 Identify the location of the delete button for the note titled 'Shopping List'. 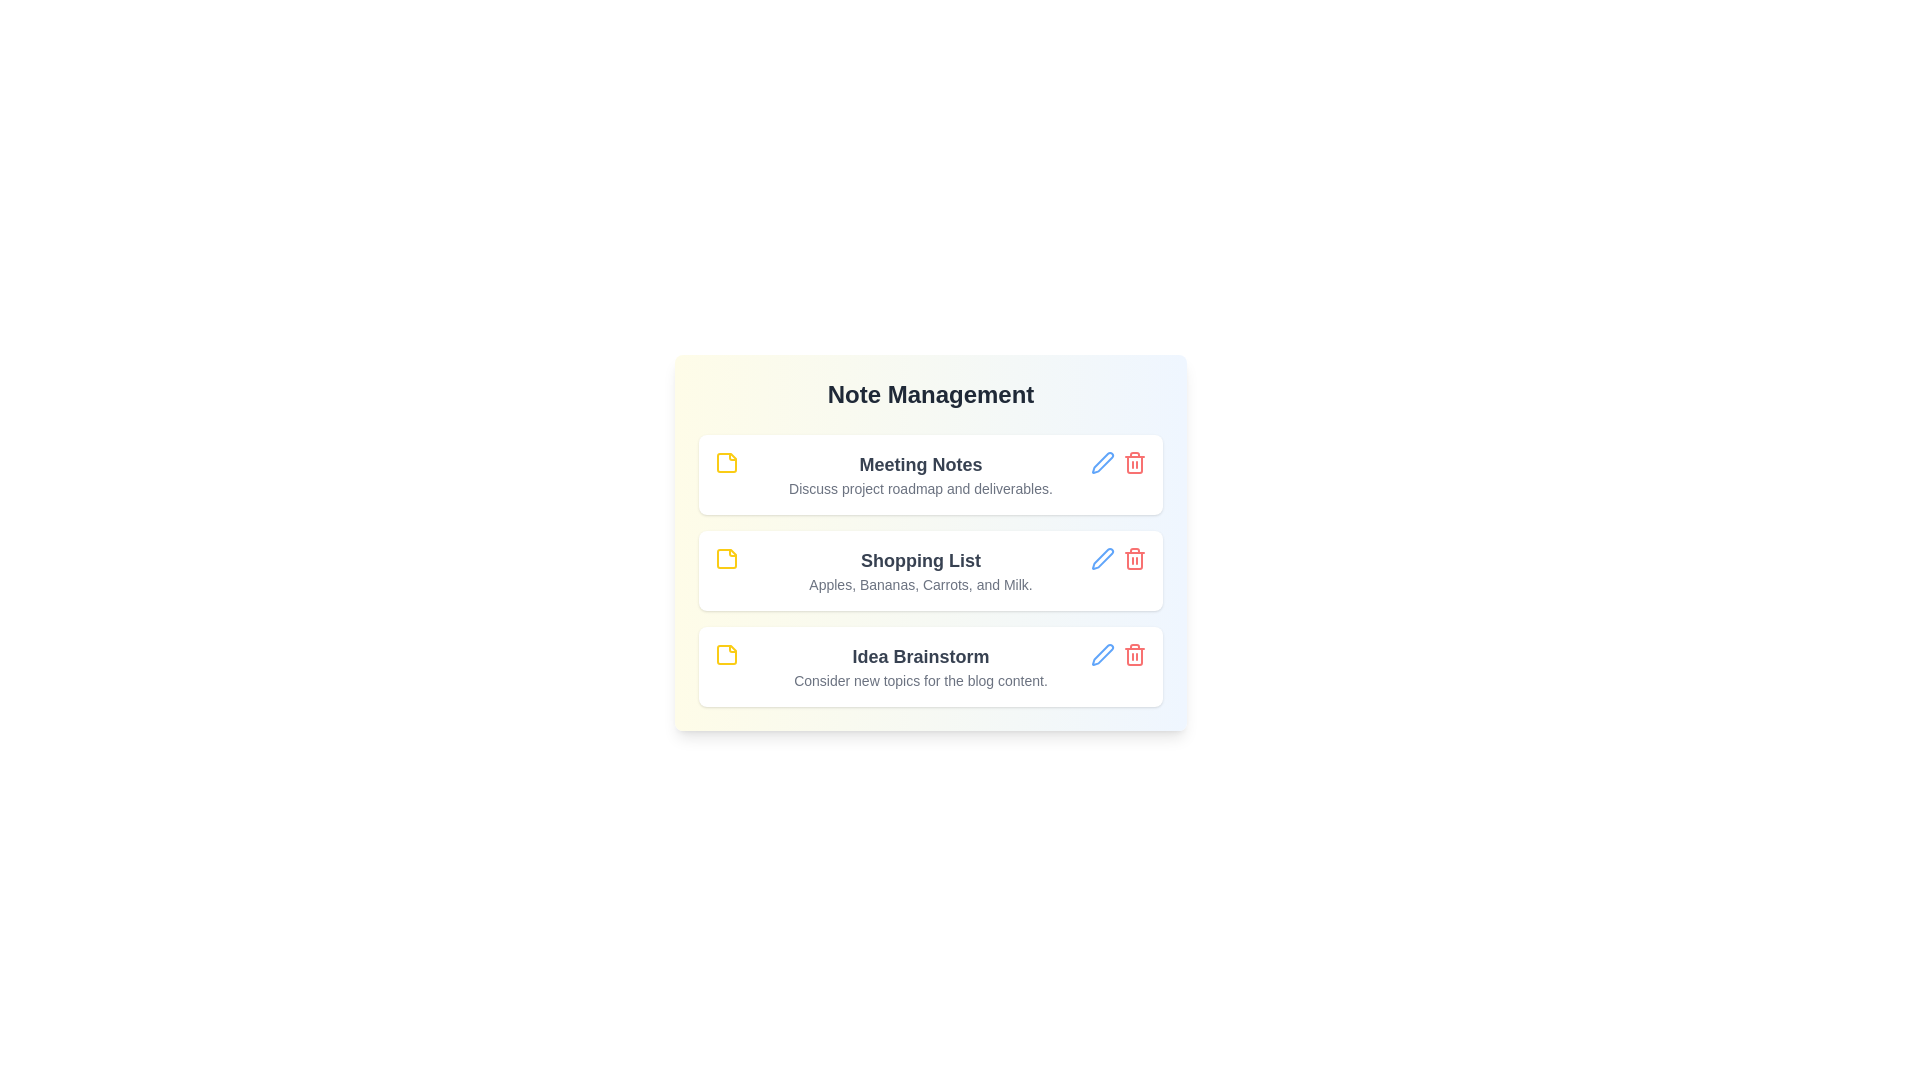
(1134, 559).